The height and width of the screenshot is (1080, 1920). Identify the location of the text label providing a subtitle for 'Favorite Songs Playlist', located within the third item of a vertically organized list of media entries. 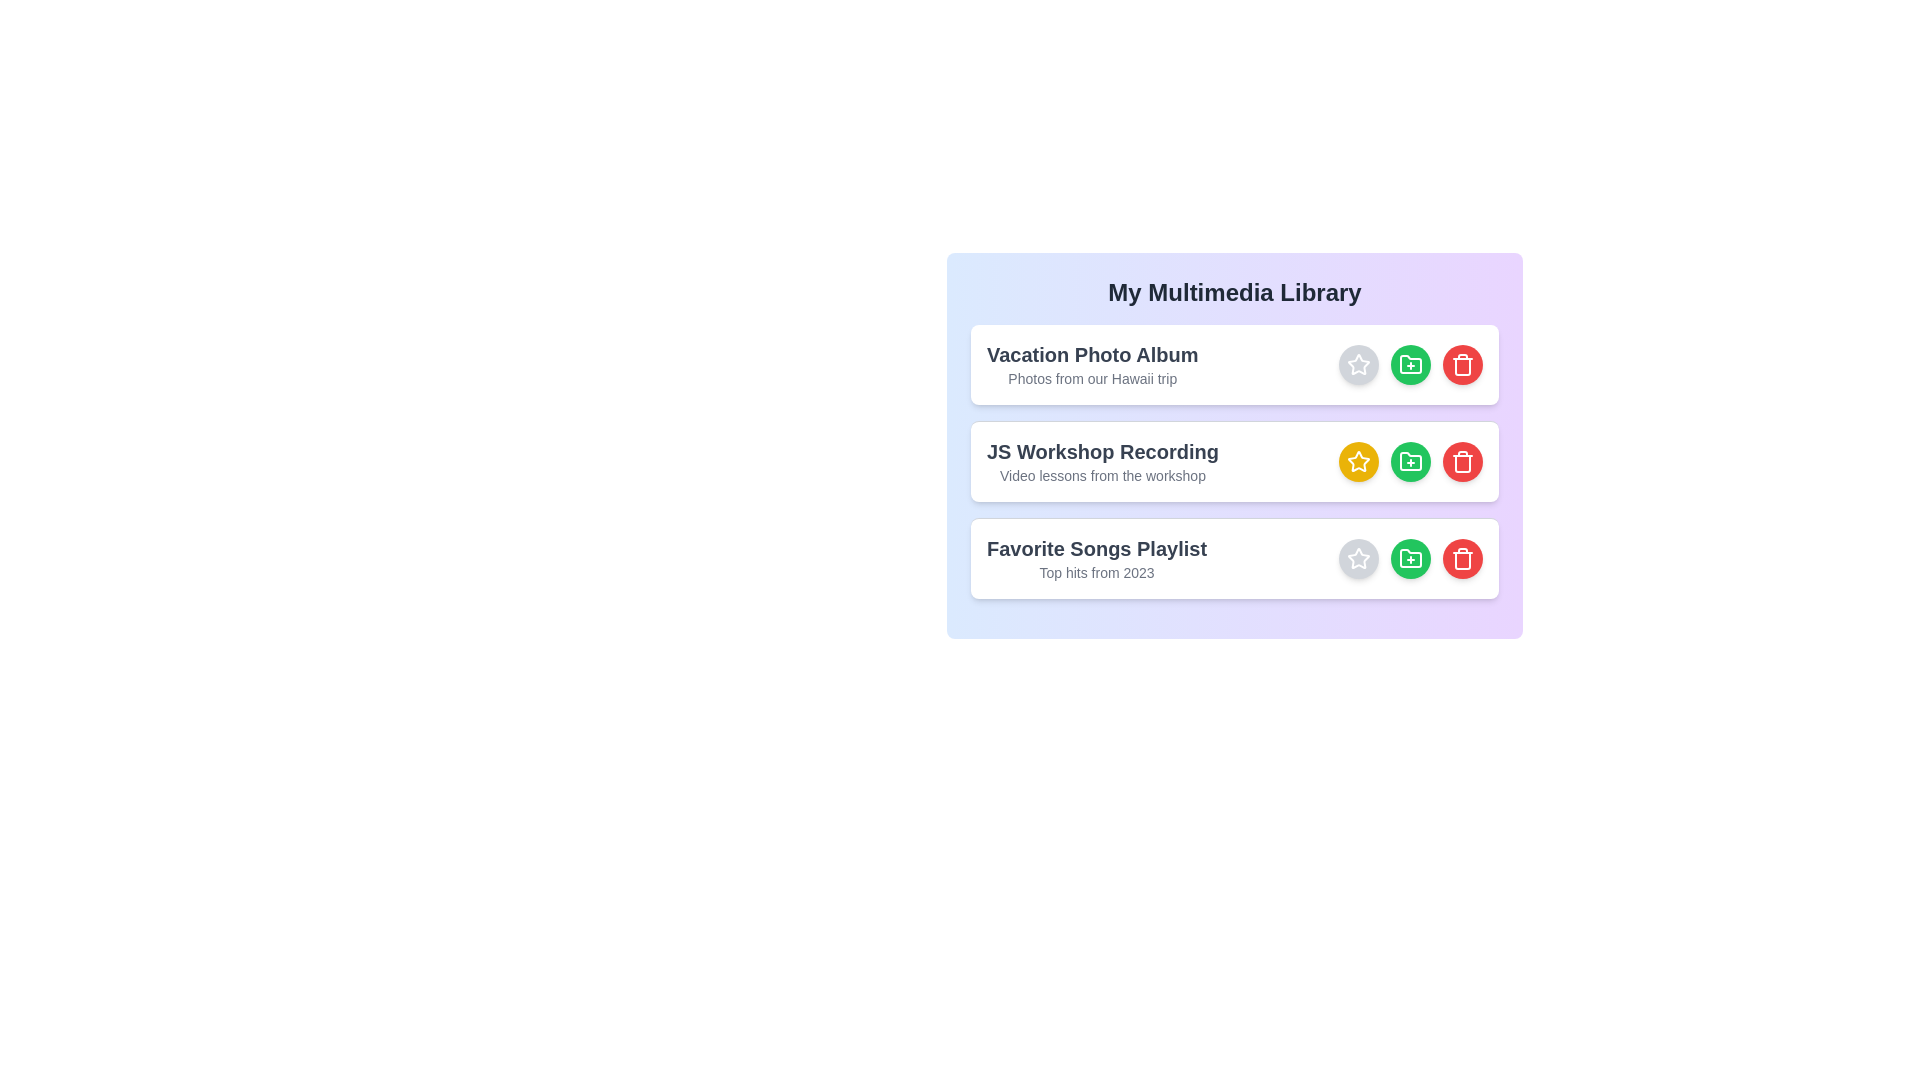
(1096, 573).